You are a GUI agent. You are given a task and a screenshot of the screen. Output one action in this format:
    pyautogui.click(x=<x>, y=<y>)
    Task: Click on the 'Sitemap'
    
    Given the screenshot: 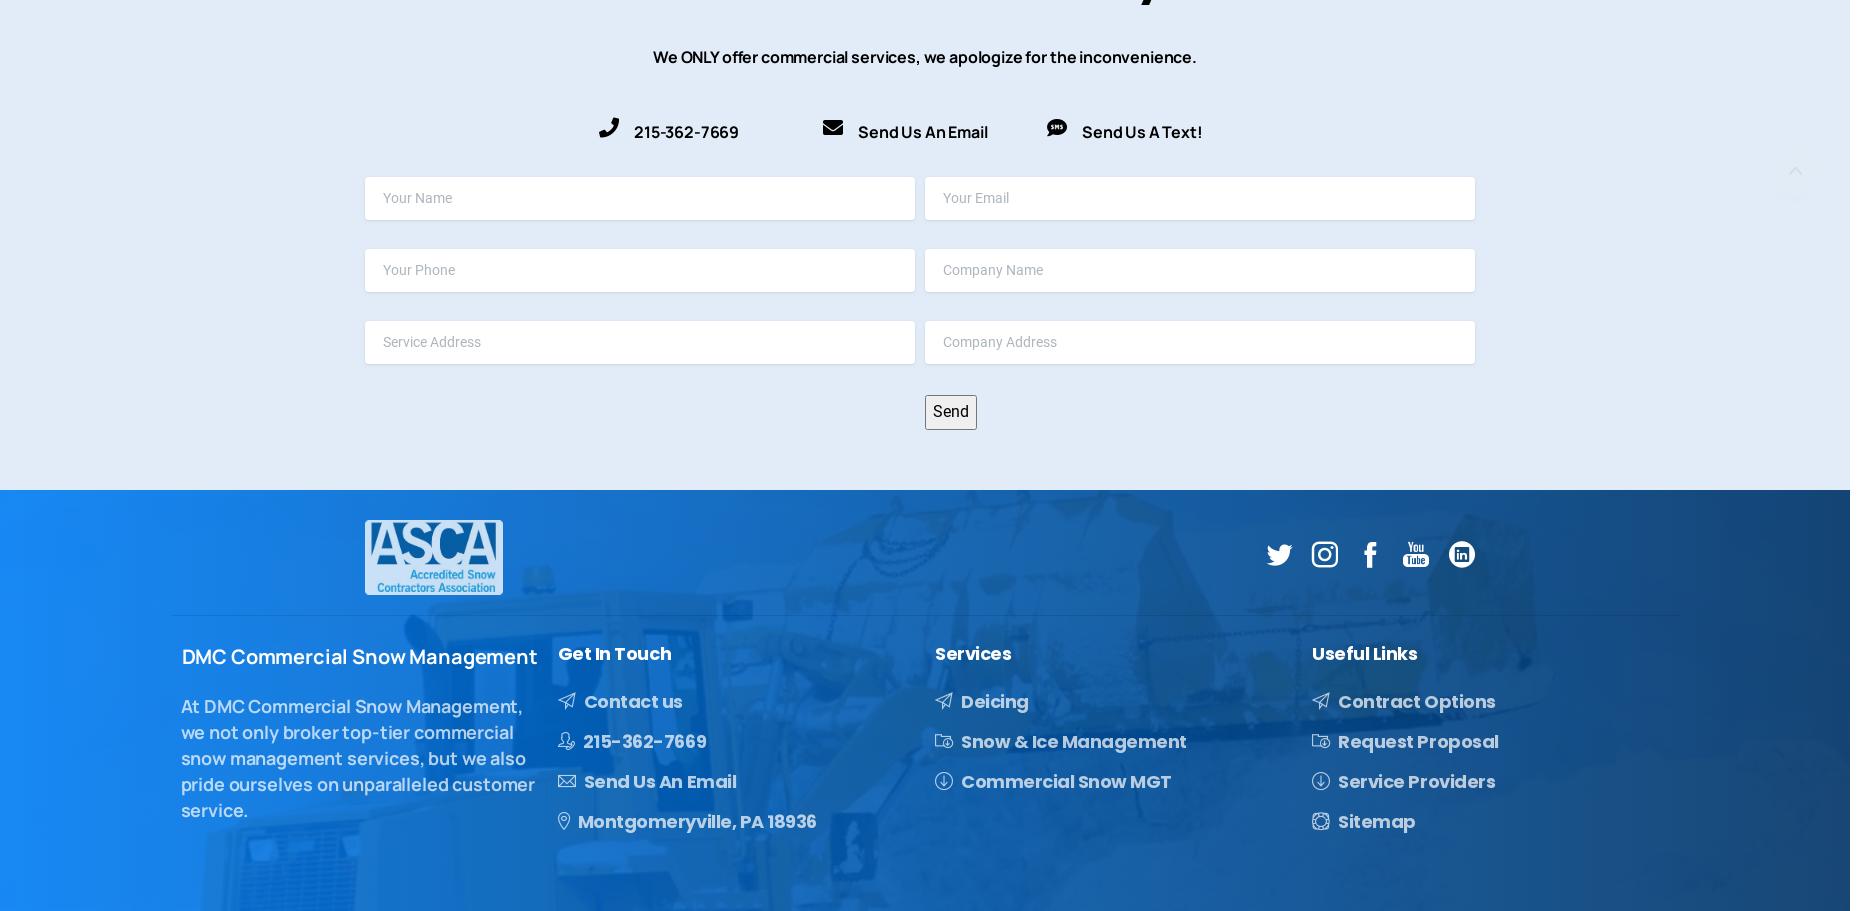 What is the action you would take?
    pyautogui.click(x=1336, y=819)
    